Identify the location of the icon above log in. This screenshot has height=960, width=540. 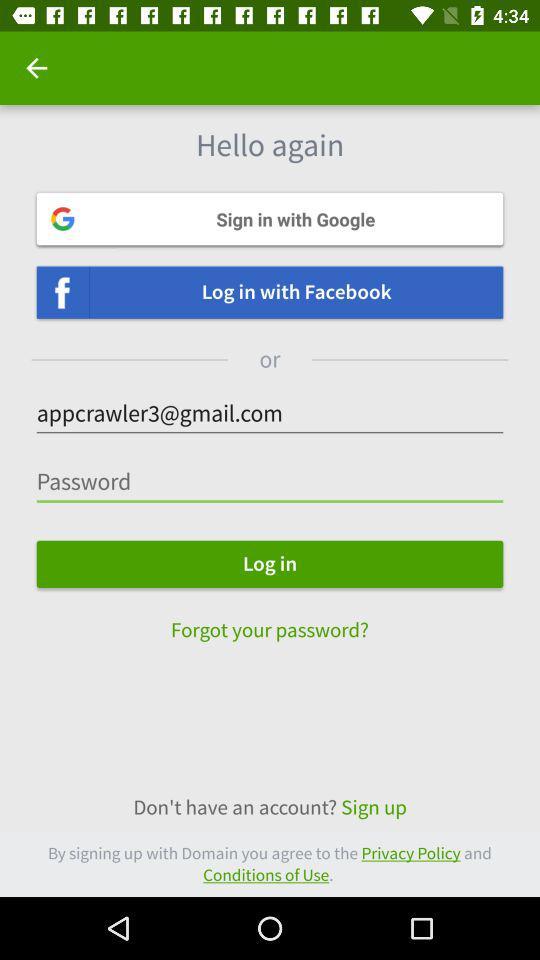
(270, 481).